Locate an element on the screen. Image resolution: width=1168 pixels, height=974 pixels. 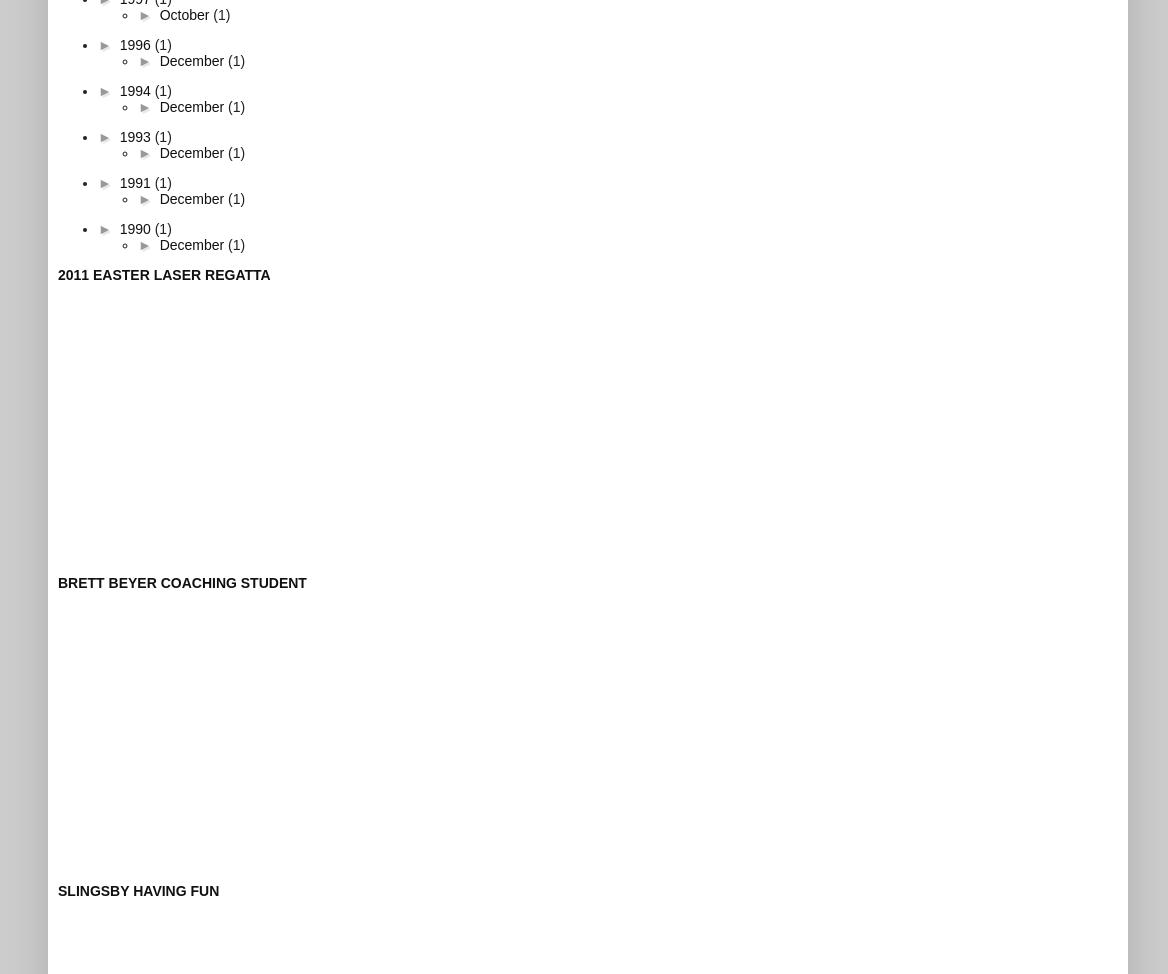
'1991' is located at coordinates (135, 182).